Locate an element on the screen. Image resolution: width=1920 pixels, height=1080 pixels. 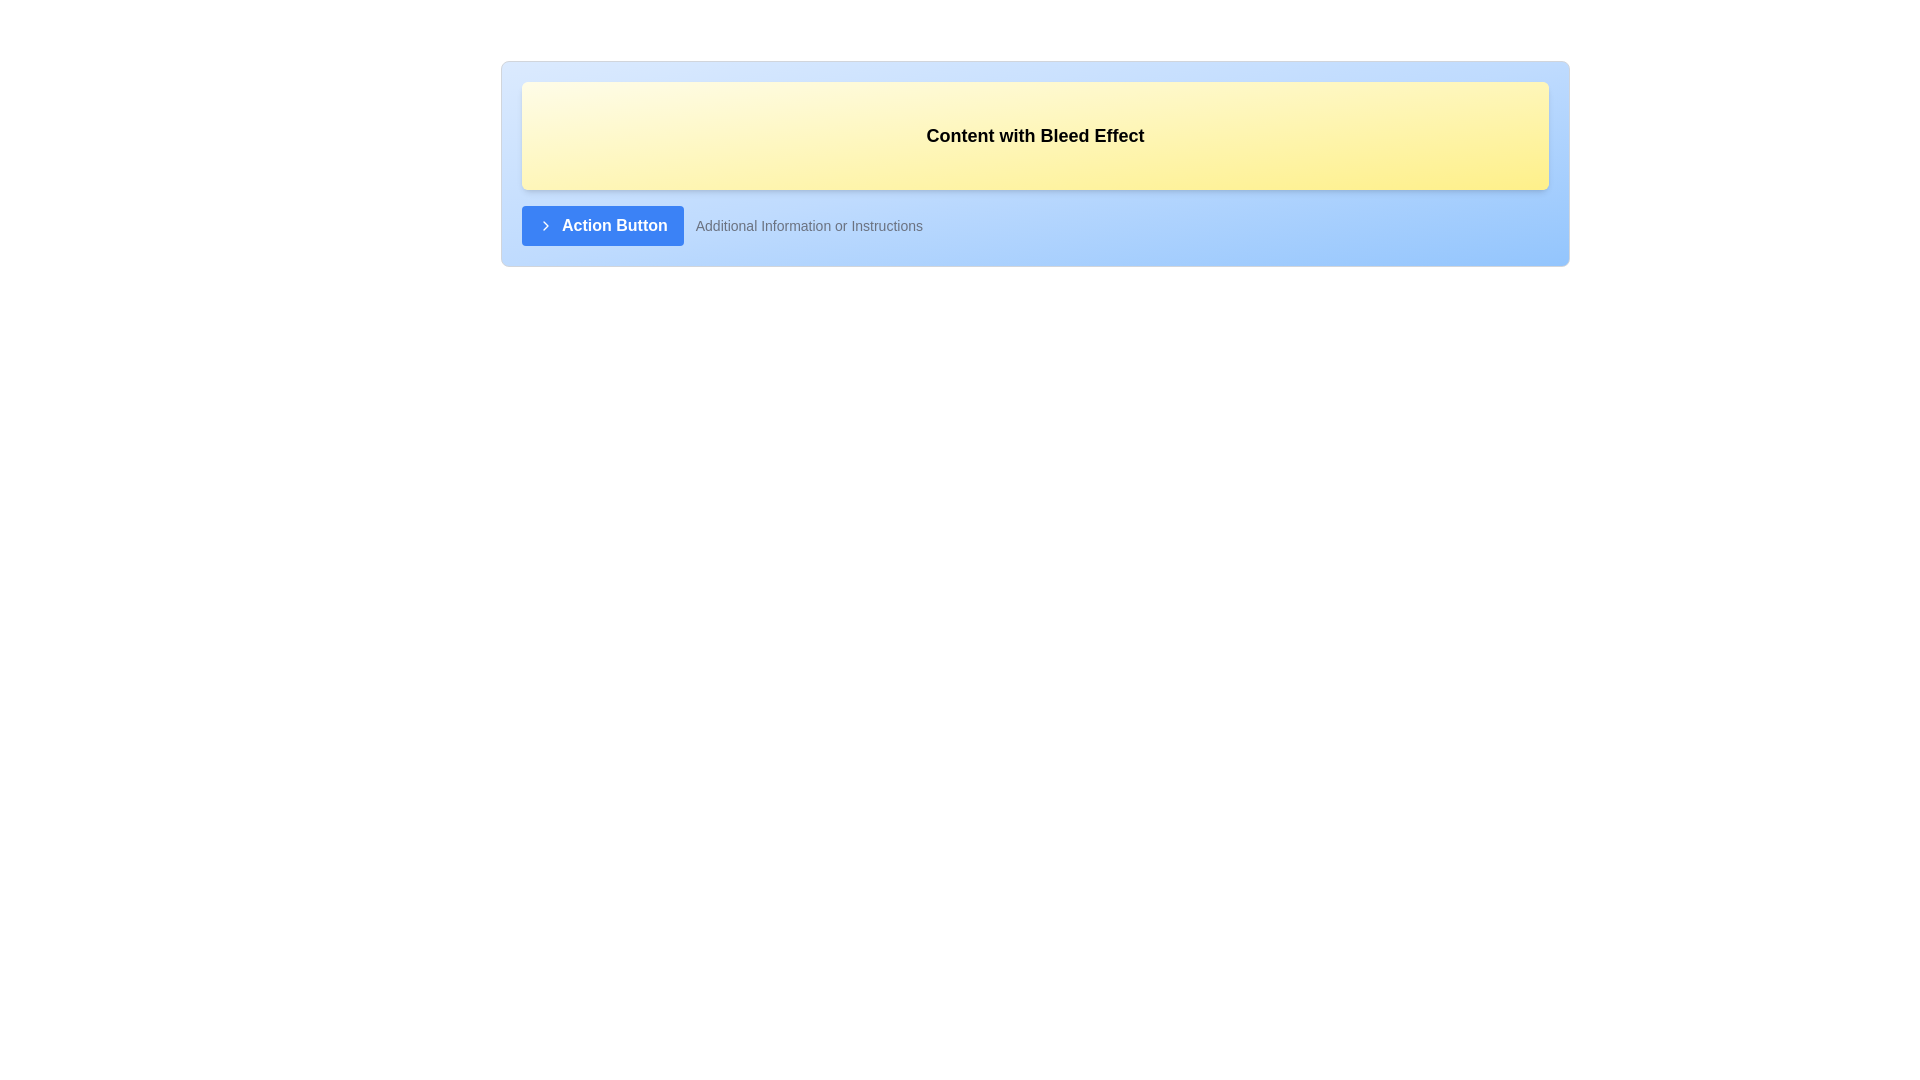
the button with a bold blue background and white text that reads 'Action Button' is located at coordinates (601, 225).